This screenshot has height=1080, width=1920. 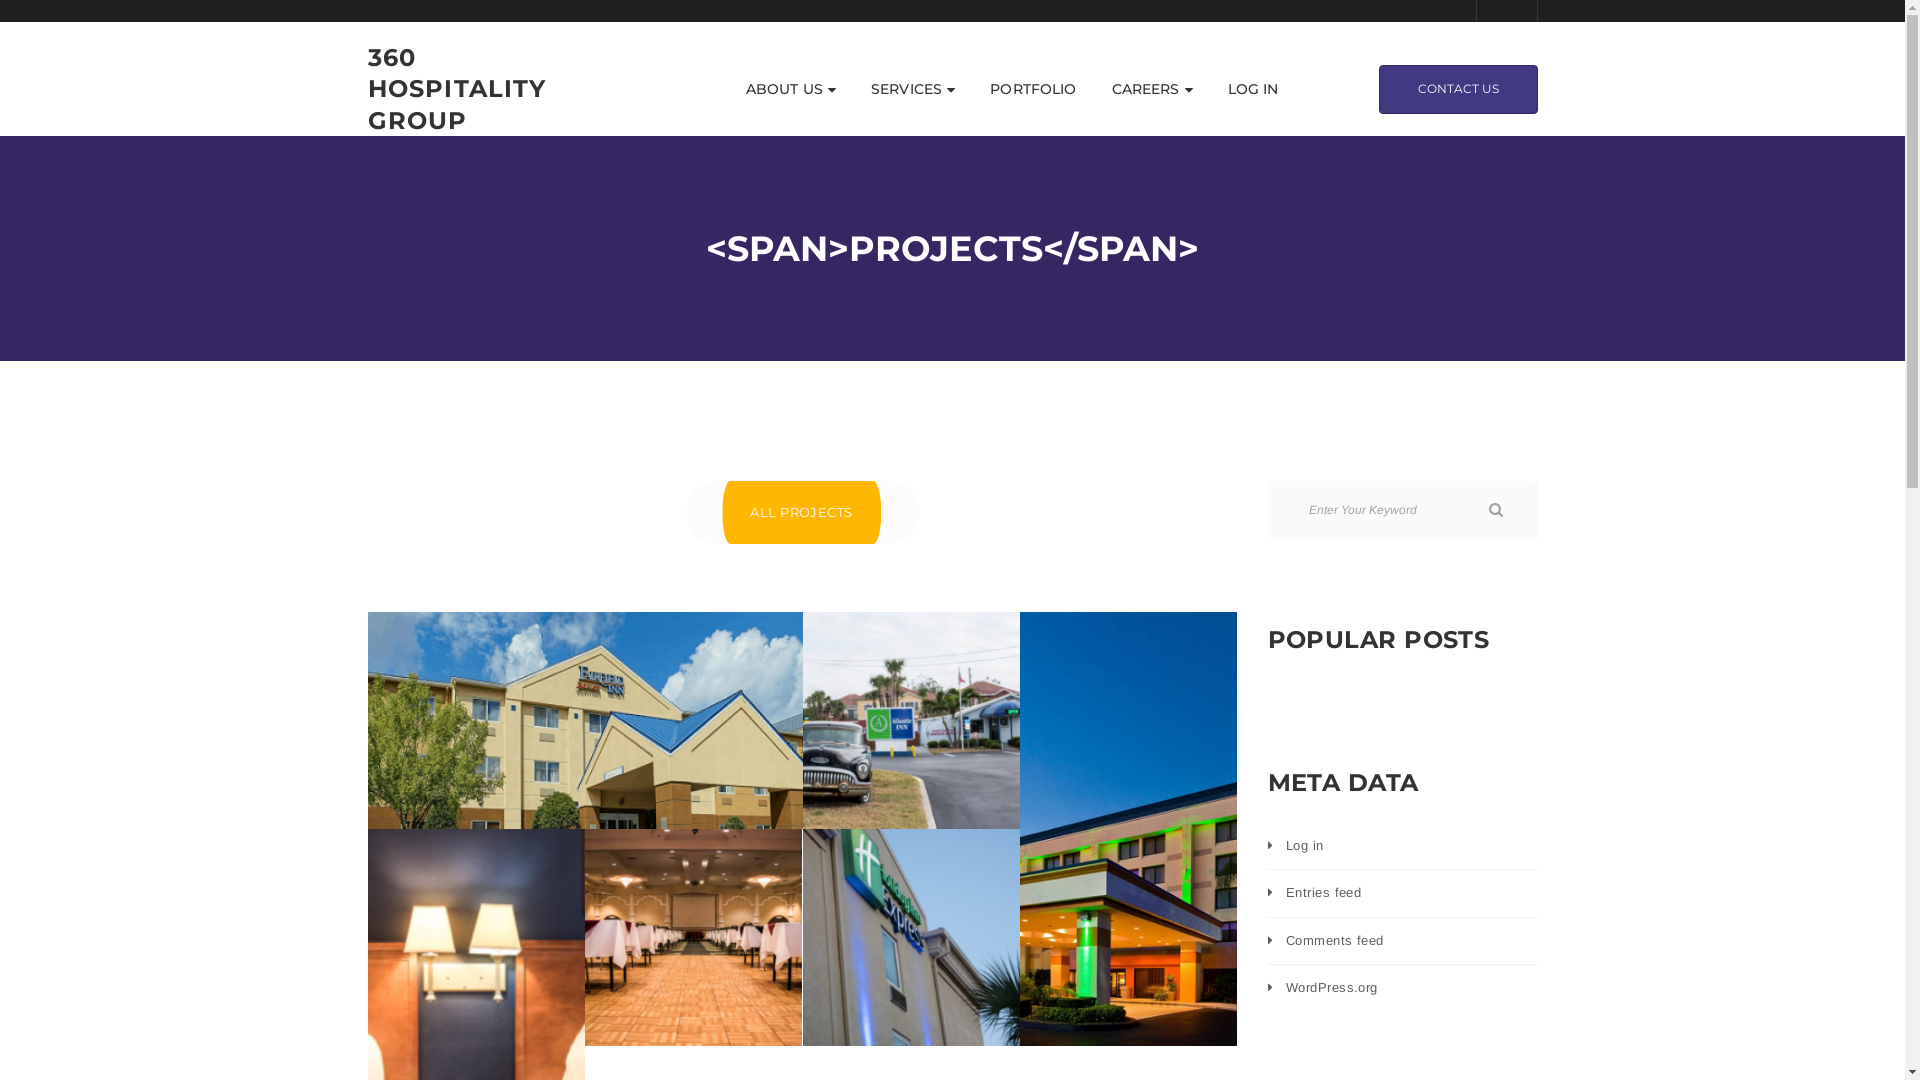 I want to click on 'SERVICES', so click(x=911, y=87).